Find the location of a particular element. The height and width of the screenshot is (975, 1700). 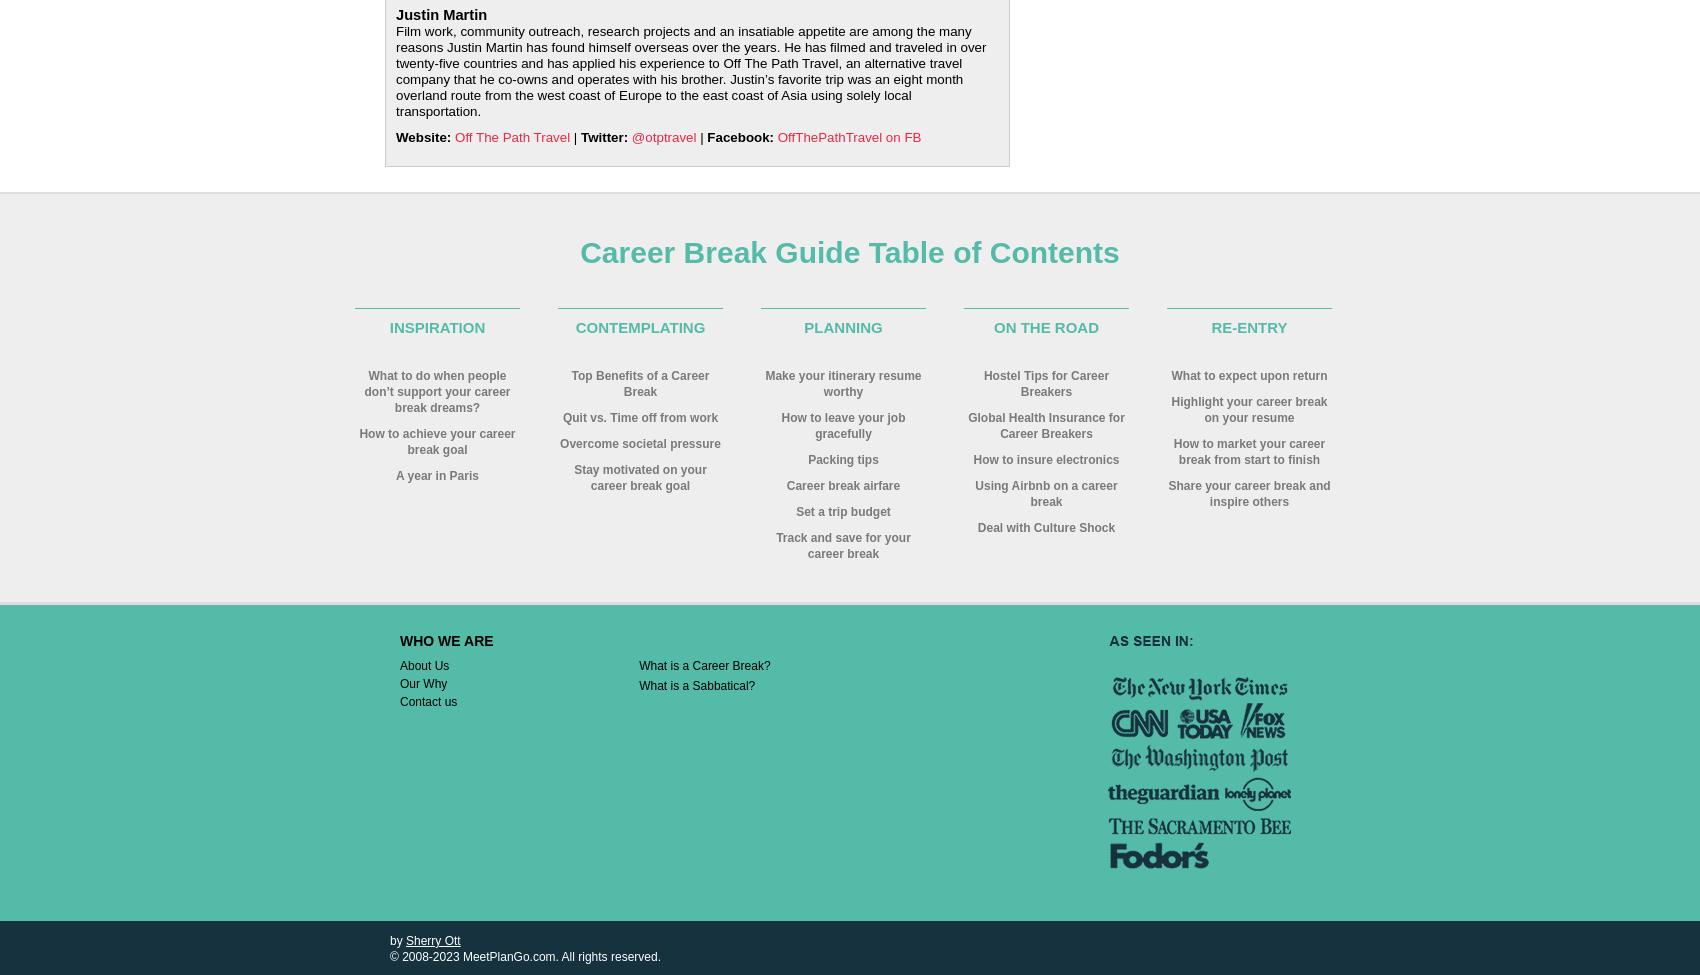

'Sherry Ott' is located at coordinates (432, 939).